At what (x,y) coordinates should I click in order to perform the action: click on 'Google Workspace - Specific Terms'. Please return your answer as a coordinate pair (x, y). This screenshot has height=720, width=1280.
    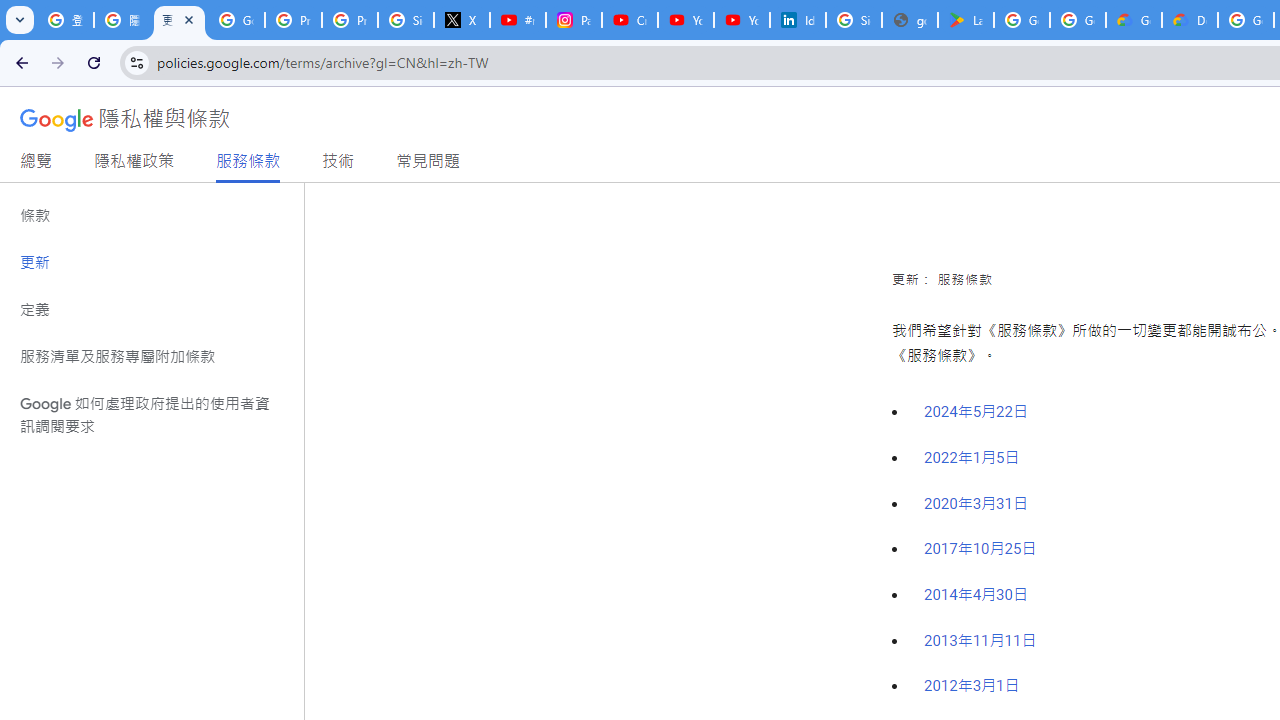
    Looking at the image, I should click on (1076, 20).